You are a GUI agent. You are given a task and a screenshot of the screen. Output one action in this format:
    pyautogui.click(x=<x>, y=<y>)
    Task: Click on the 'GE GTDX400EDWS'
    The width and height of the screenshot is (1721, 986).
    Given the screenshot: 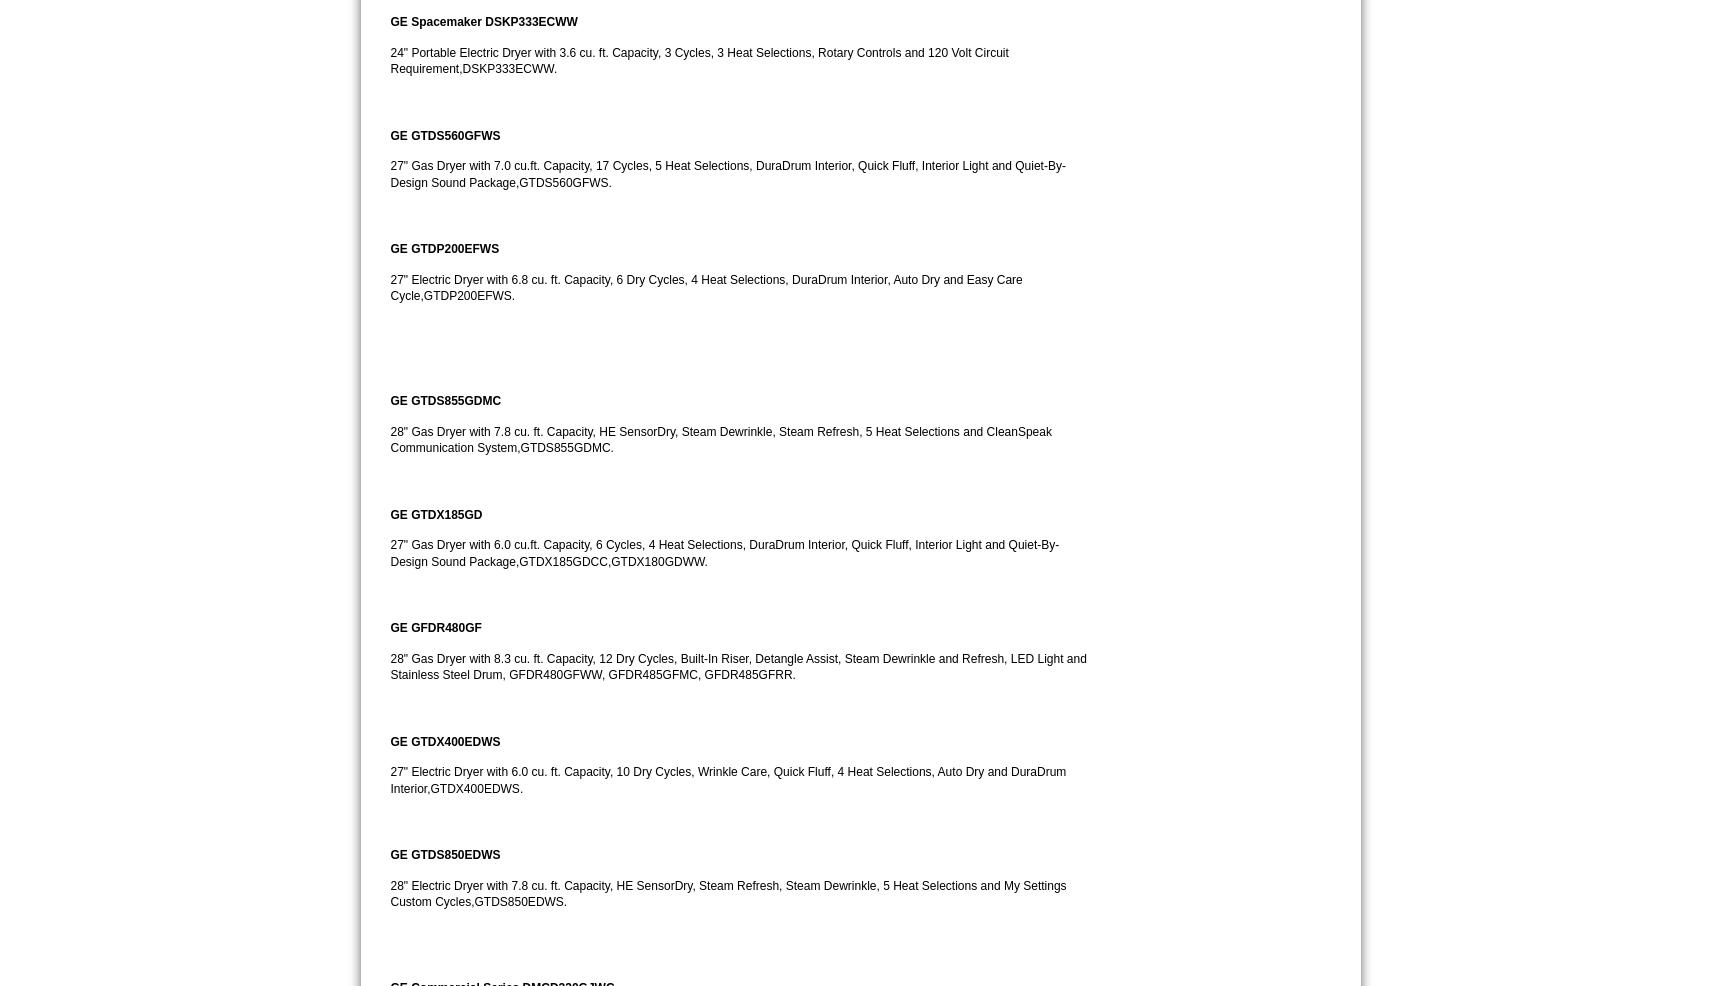 What is the action you would take?
    pyautogui.click(x=444, y=740)
    